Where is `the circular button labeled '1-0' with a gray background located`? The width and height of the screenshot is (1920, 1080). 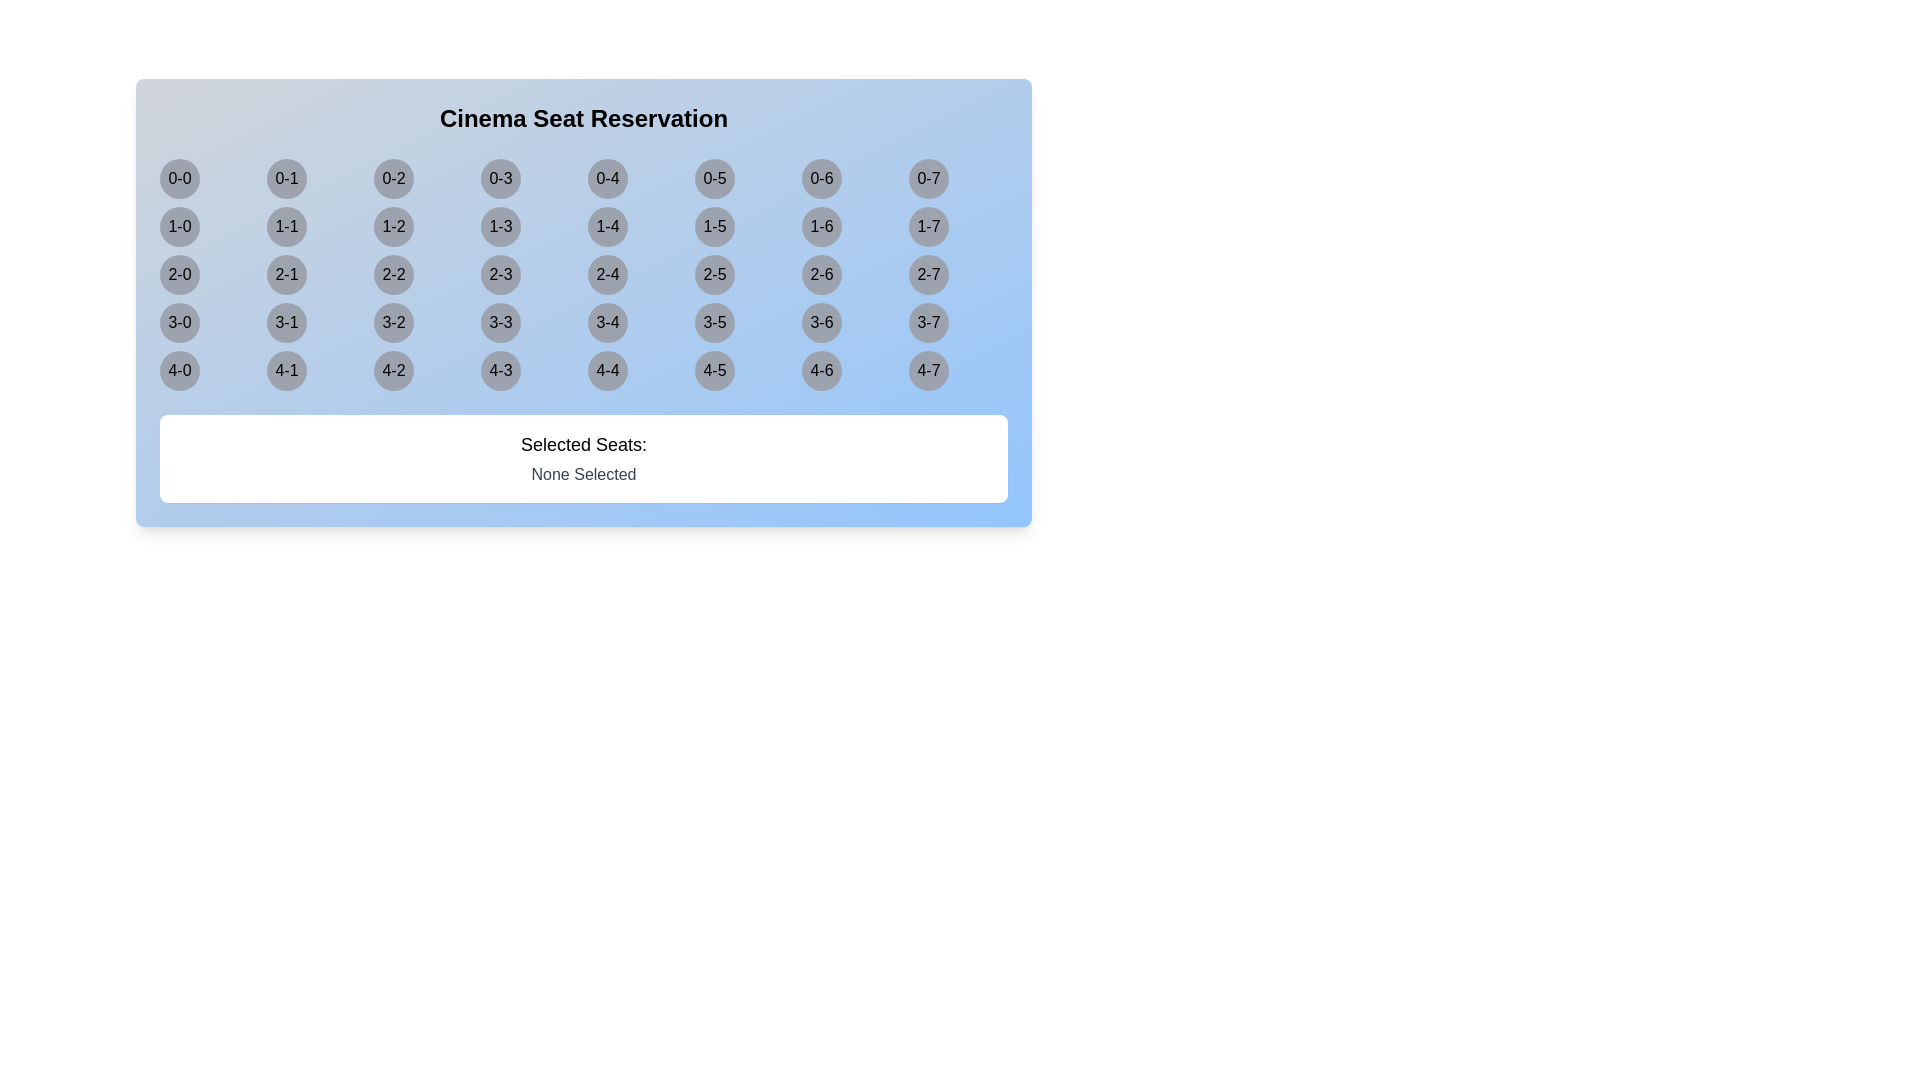
the circular button labeled '1-0' with a gray background located is located at coordinates (180, 226).